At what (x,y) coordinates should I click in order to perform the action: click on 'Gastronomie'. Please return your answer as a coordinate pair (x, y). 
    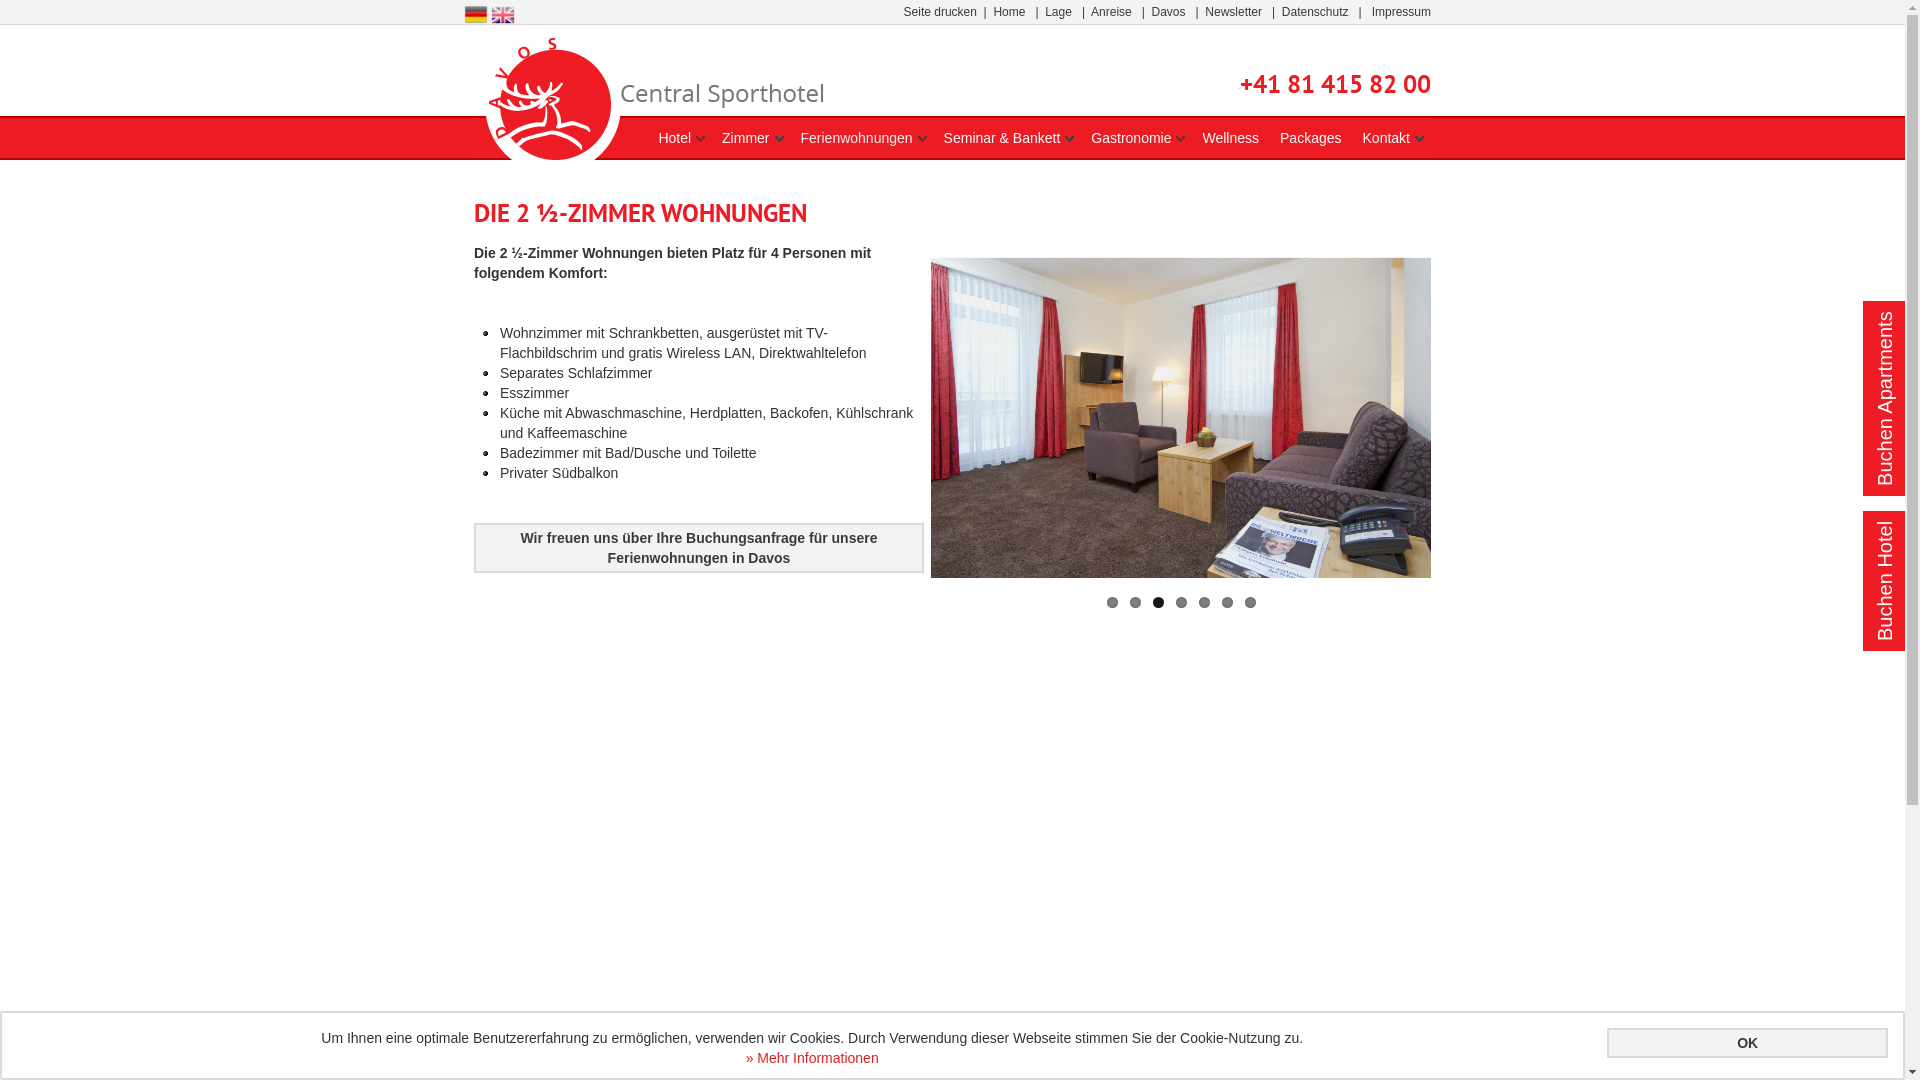
    Looking at the image, I should click on (1131, 137).